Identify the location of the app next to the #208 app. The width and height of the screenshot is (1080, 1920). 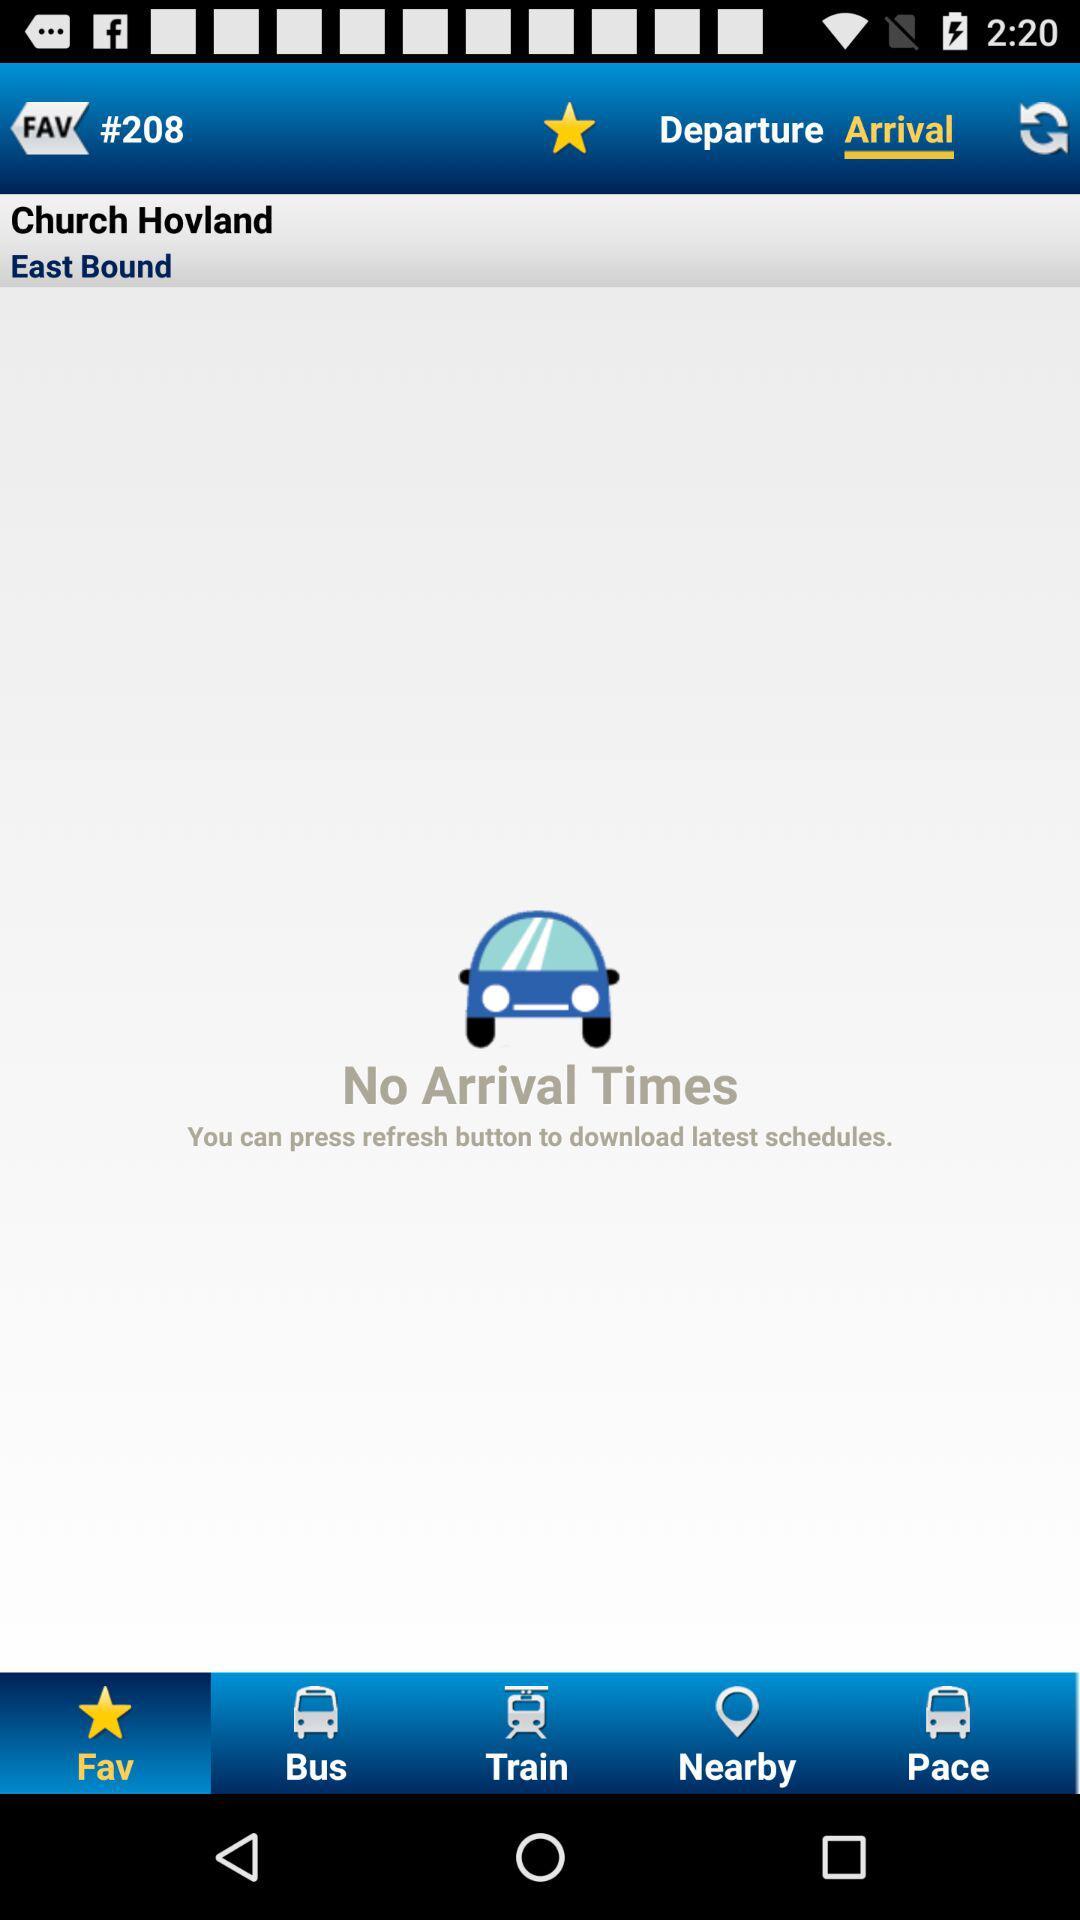
(48, 127).